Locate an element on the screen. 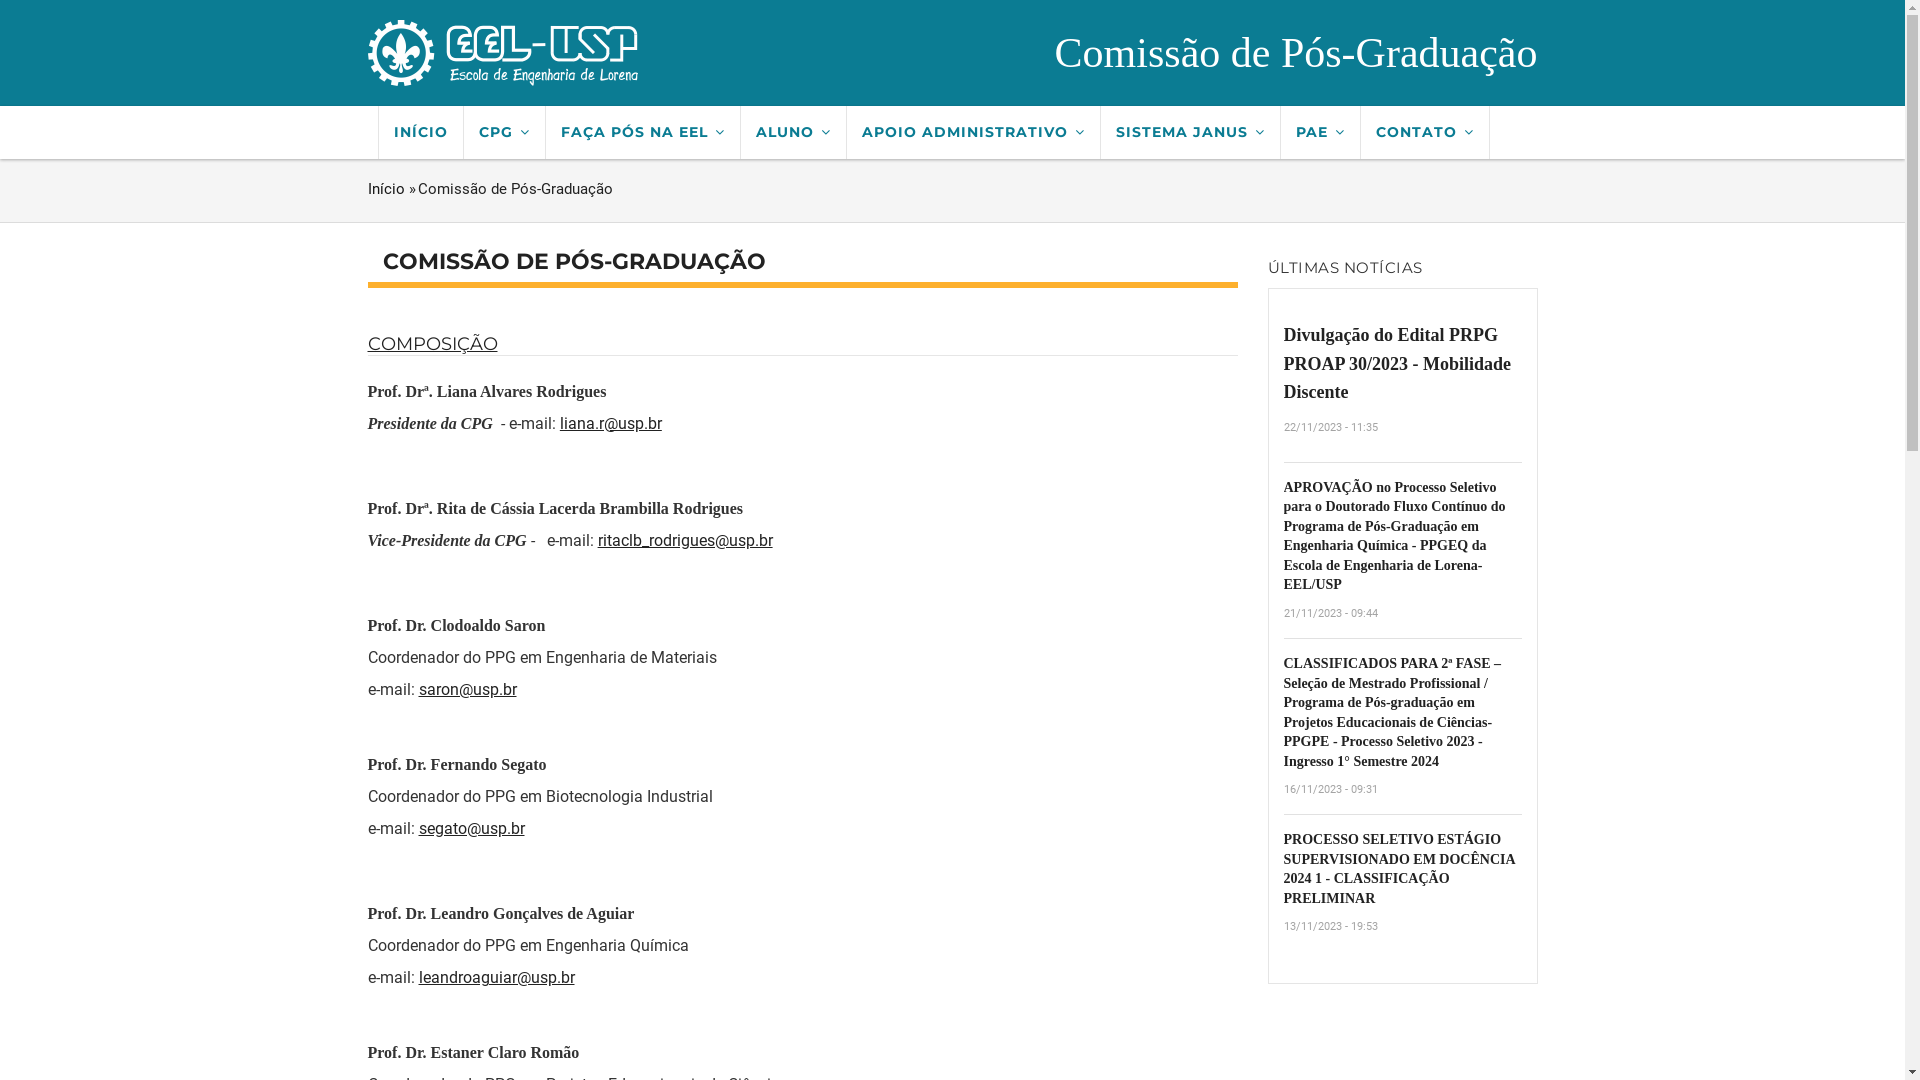 The height and width of the screenshot is (1080, 1920). 'CONTATO' is located at coordinates (1423, 132).